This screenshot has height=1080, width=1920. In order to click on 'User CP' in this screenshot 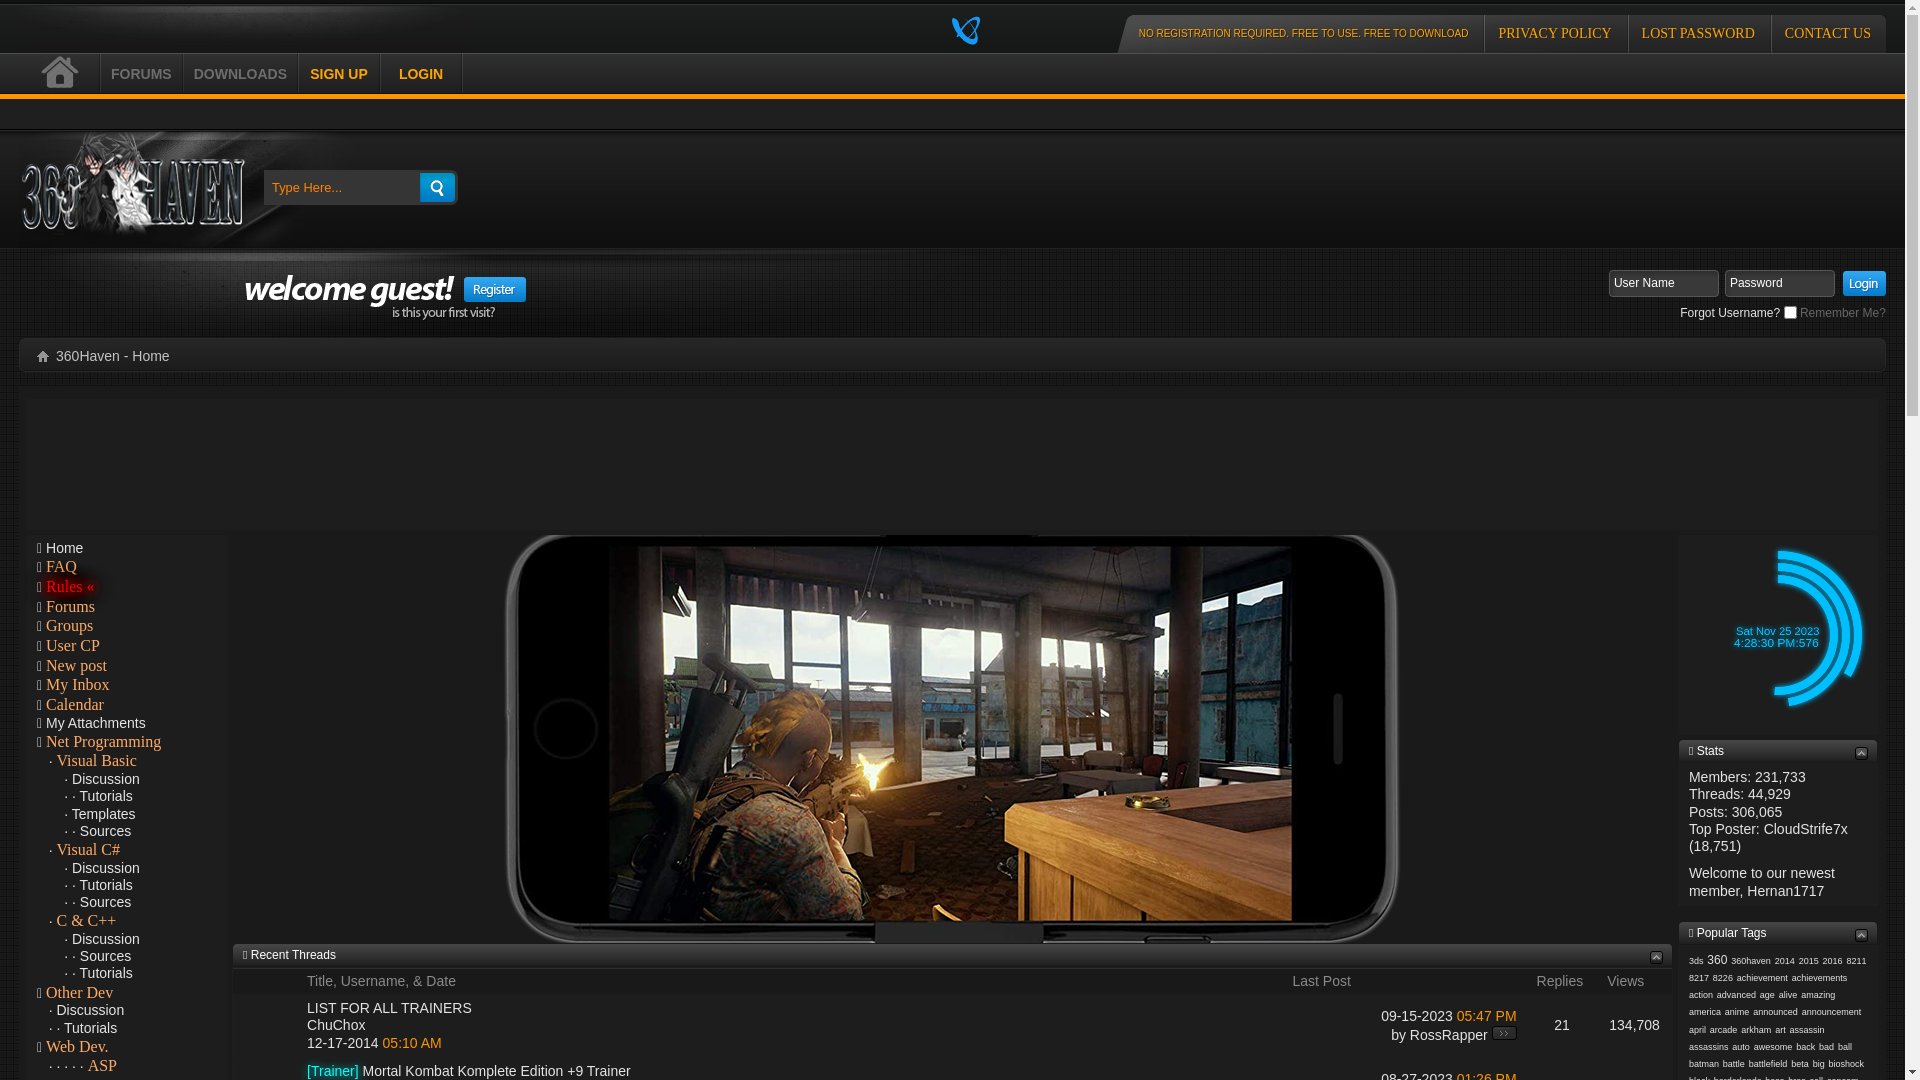, I will do `click(72, 645)`.